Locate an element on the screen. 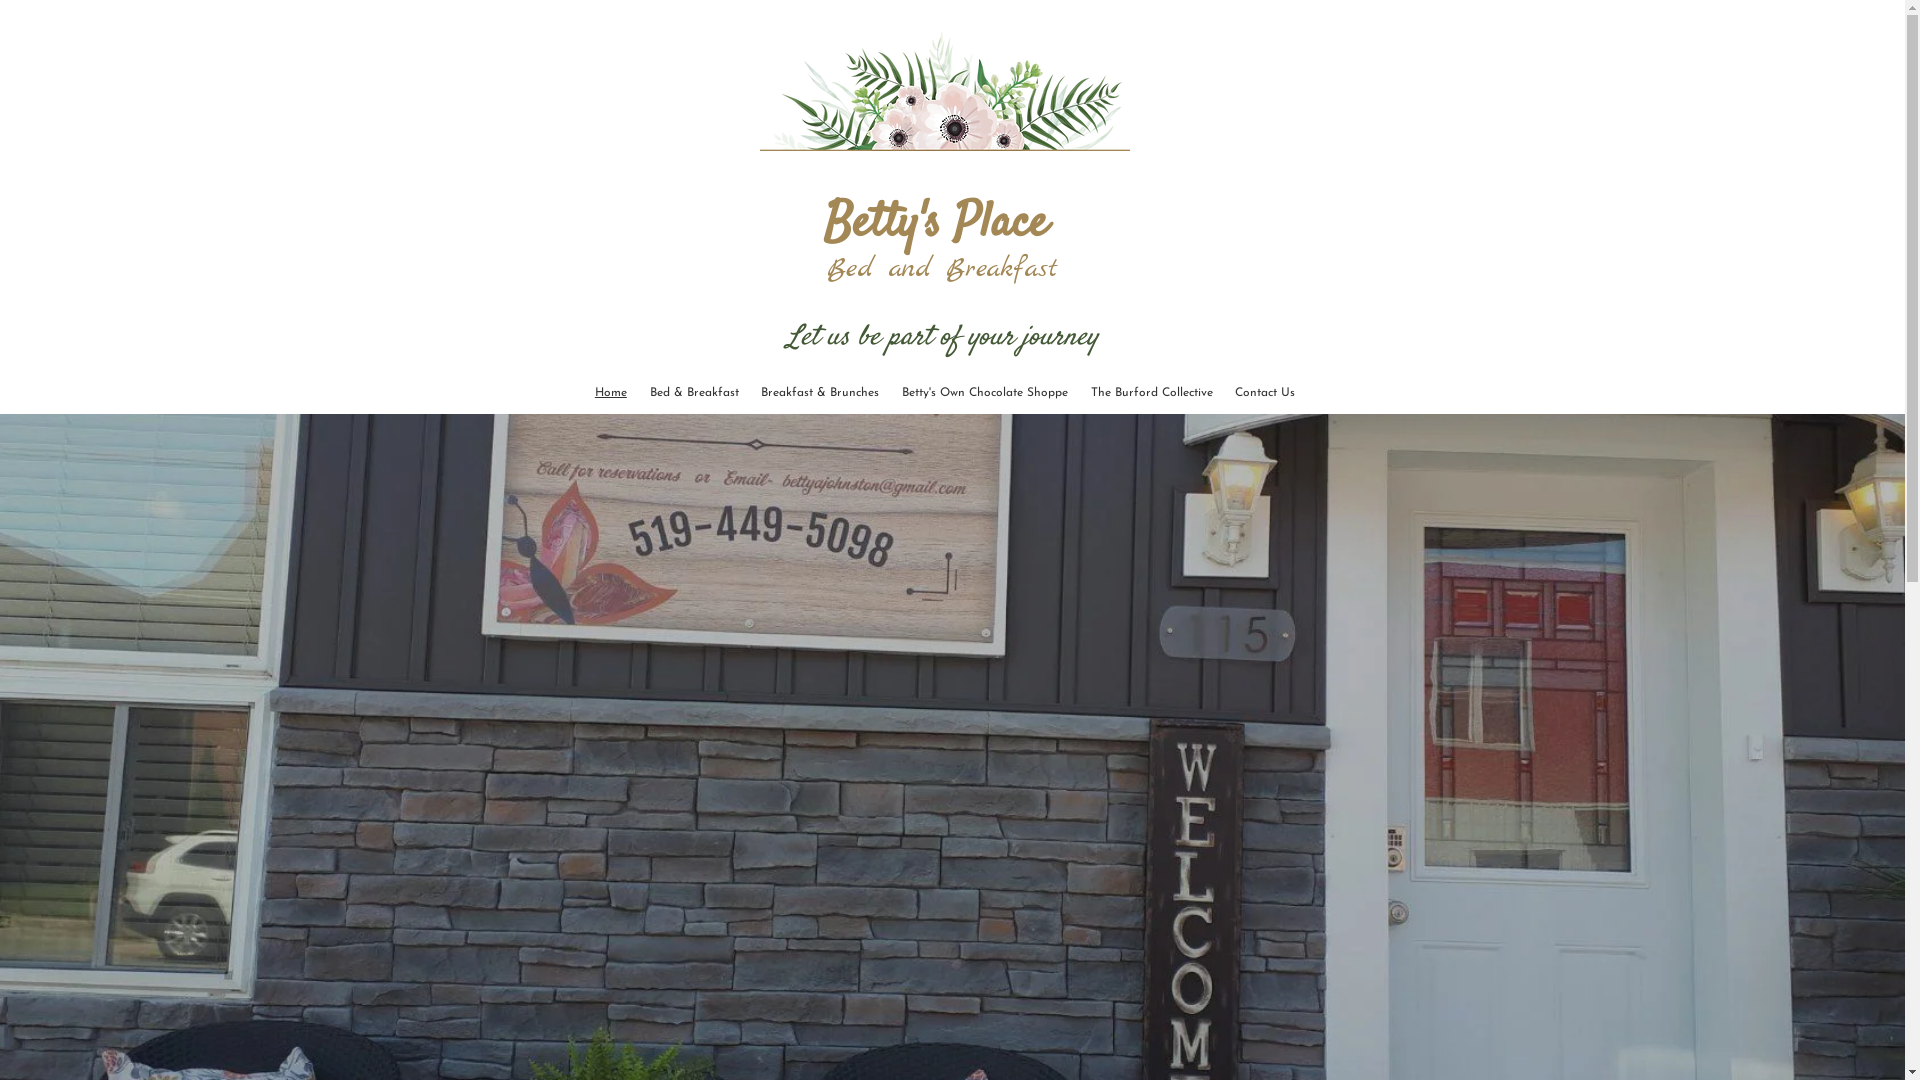 The image size is (1920, 1080). 'Contact Us' is located at coordinates (1223, 393).